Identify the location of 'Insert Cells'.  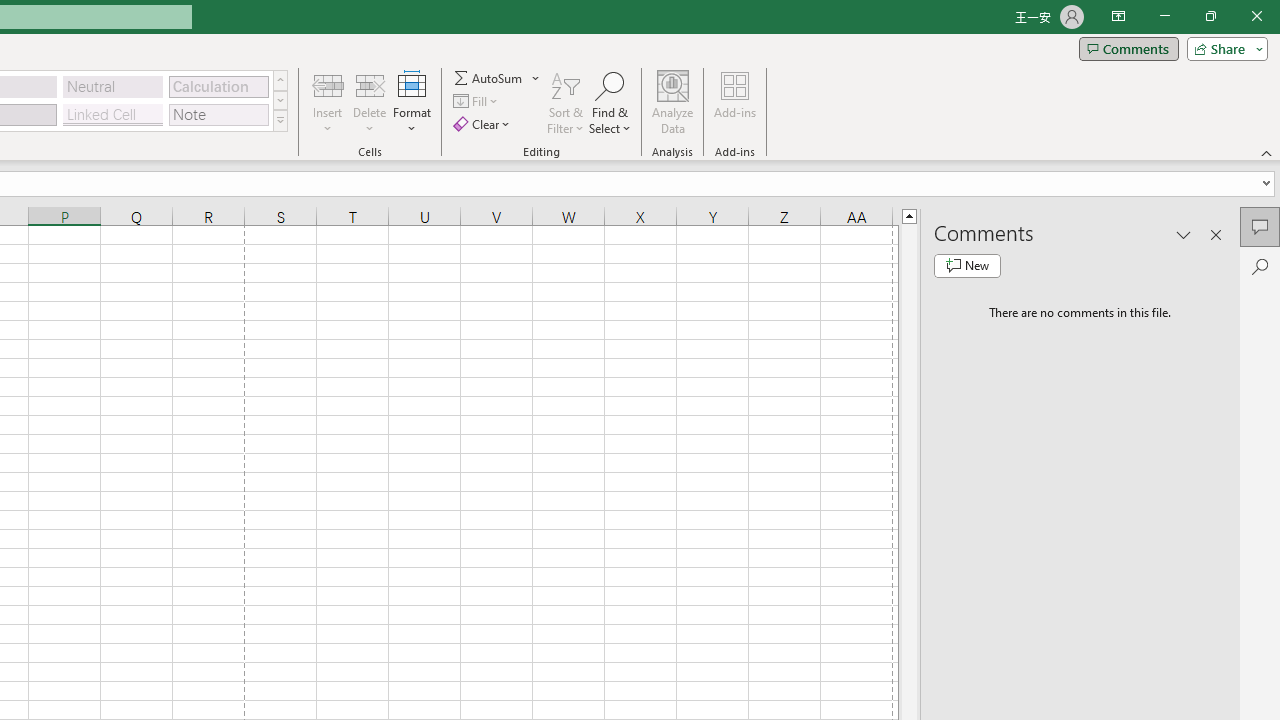
(328, 84).